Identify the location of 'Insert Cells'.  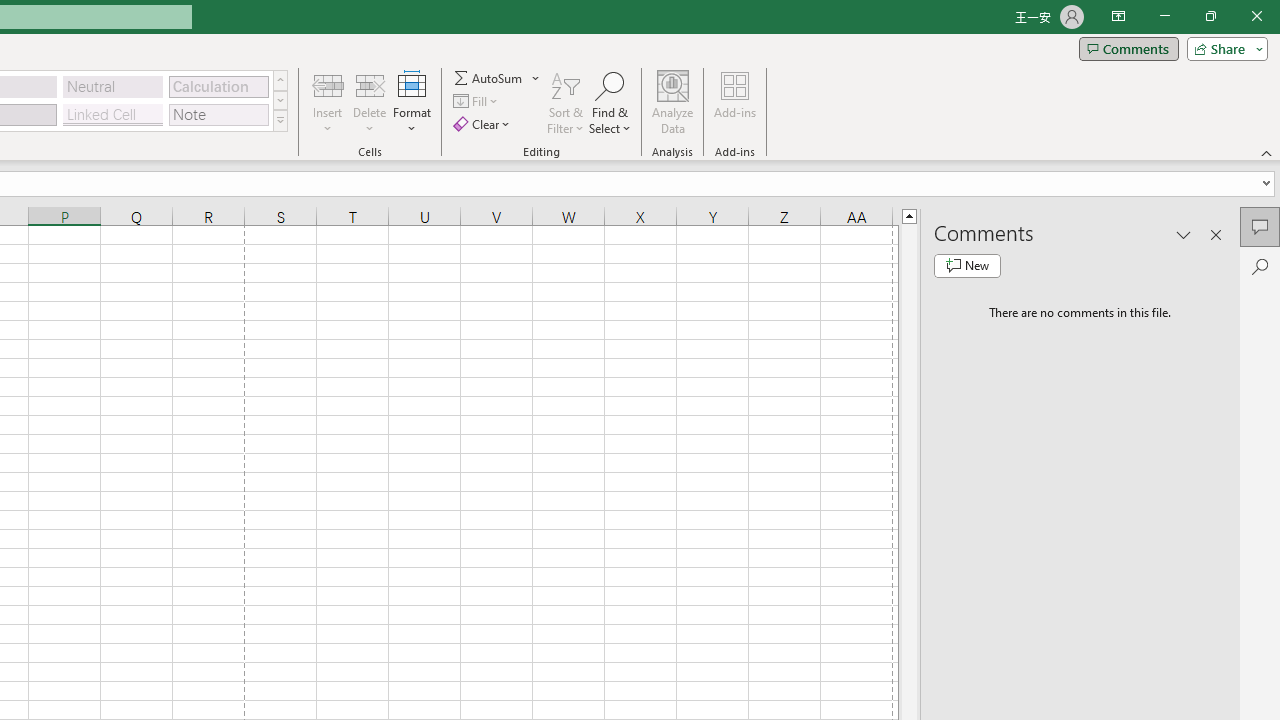
(328, 84).